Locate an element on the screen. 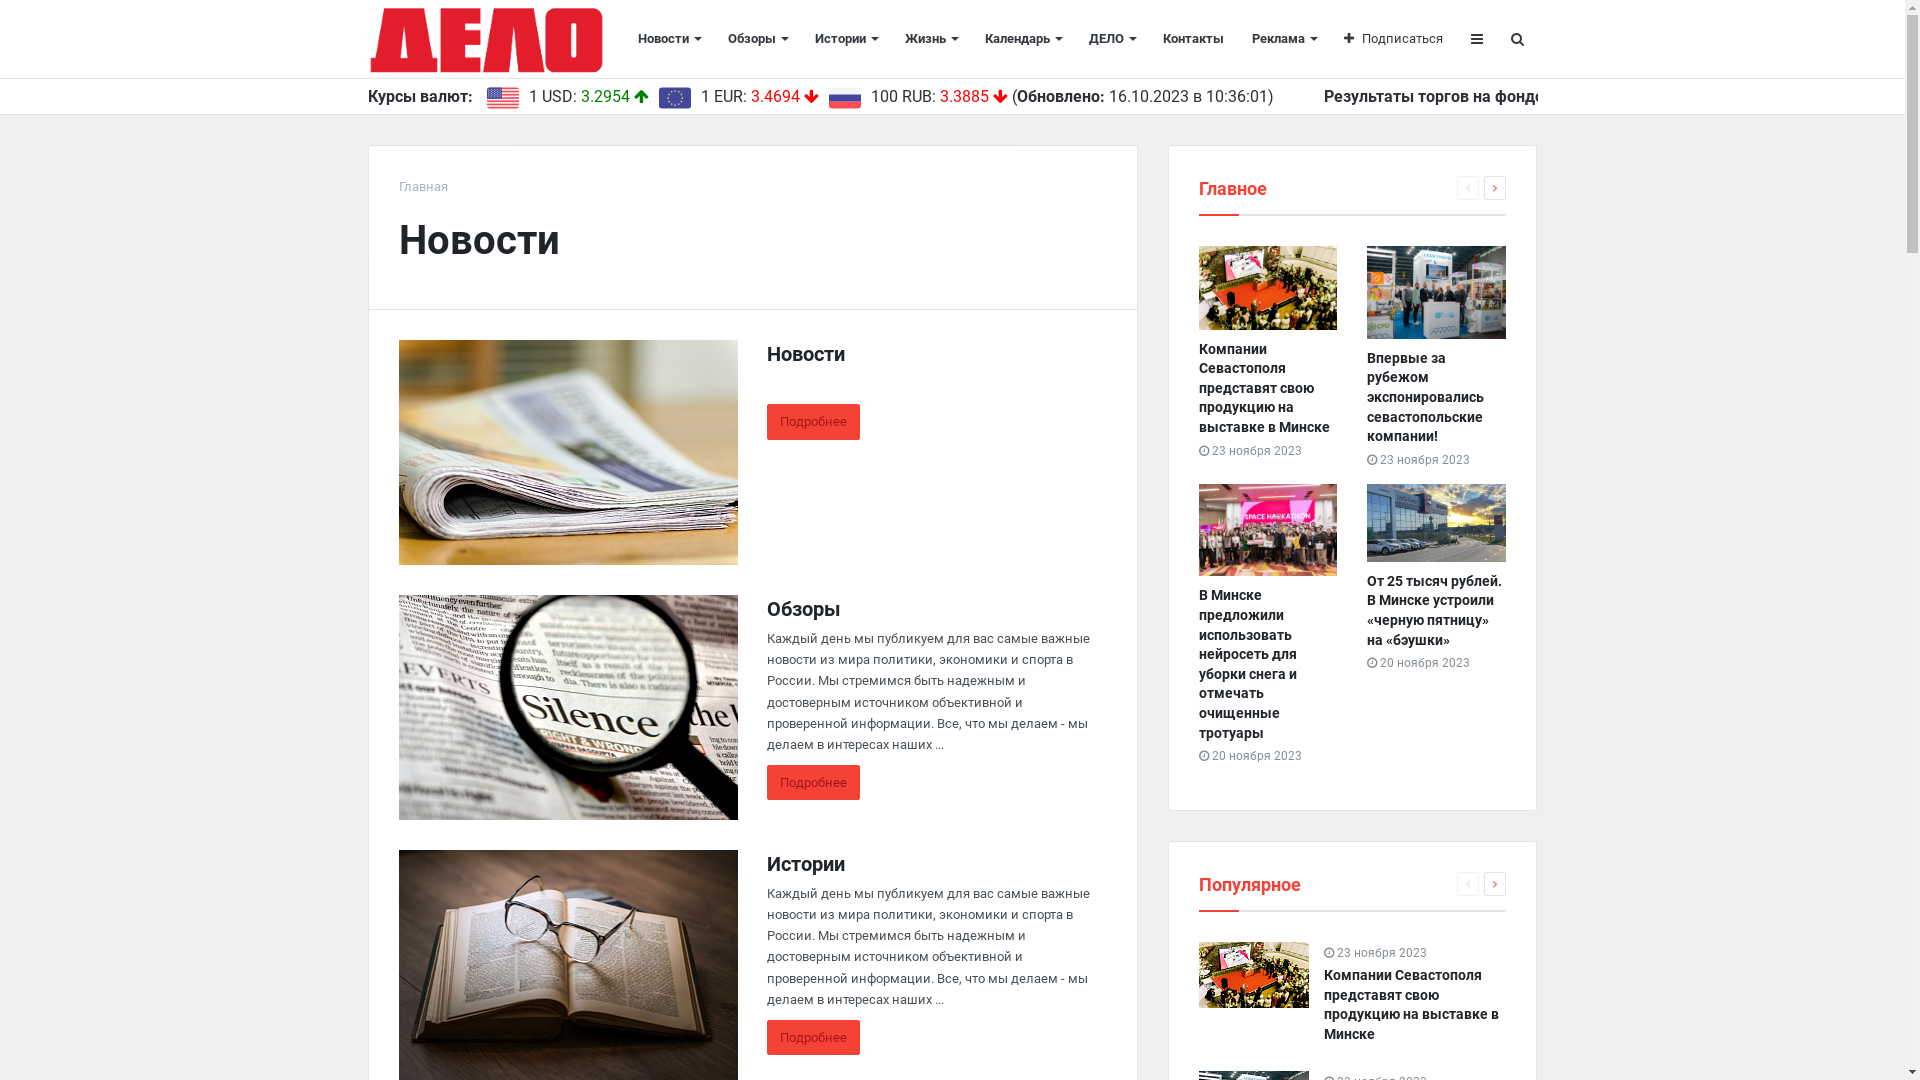  'EUR' is located at coordinates (673, 97).